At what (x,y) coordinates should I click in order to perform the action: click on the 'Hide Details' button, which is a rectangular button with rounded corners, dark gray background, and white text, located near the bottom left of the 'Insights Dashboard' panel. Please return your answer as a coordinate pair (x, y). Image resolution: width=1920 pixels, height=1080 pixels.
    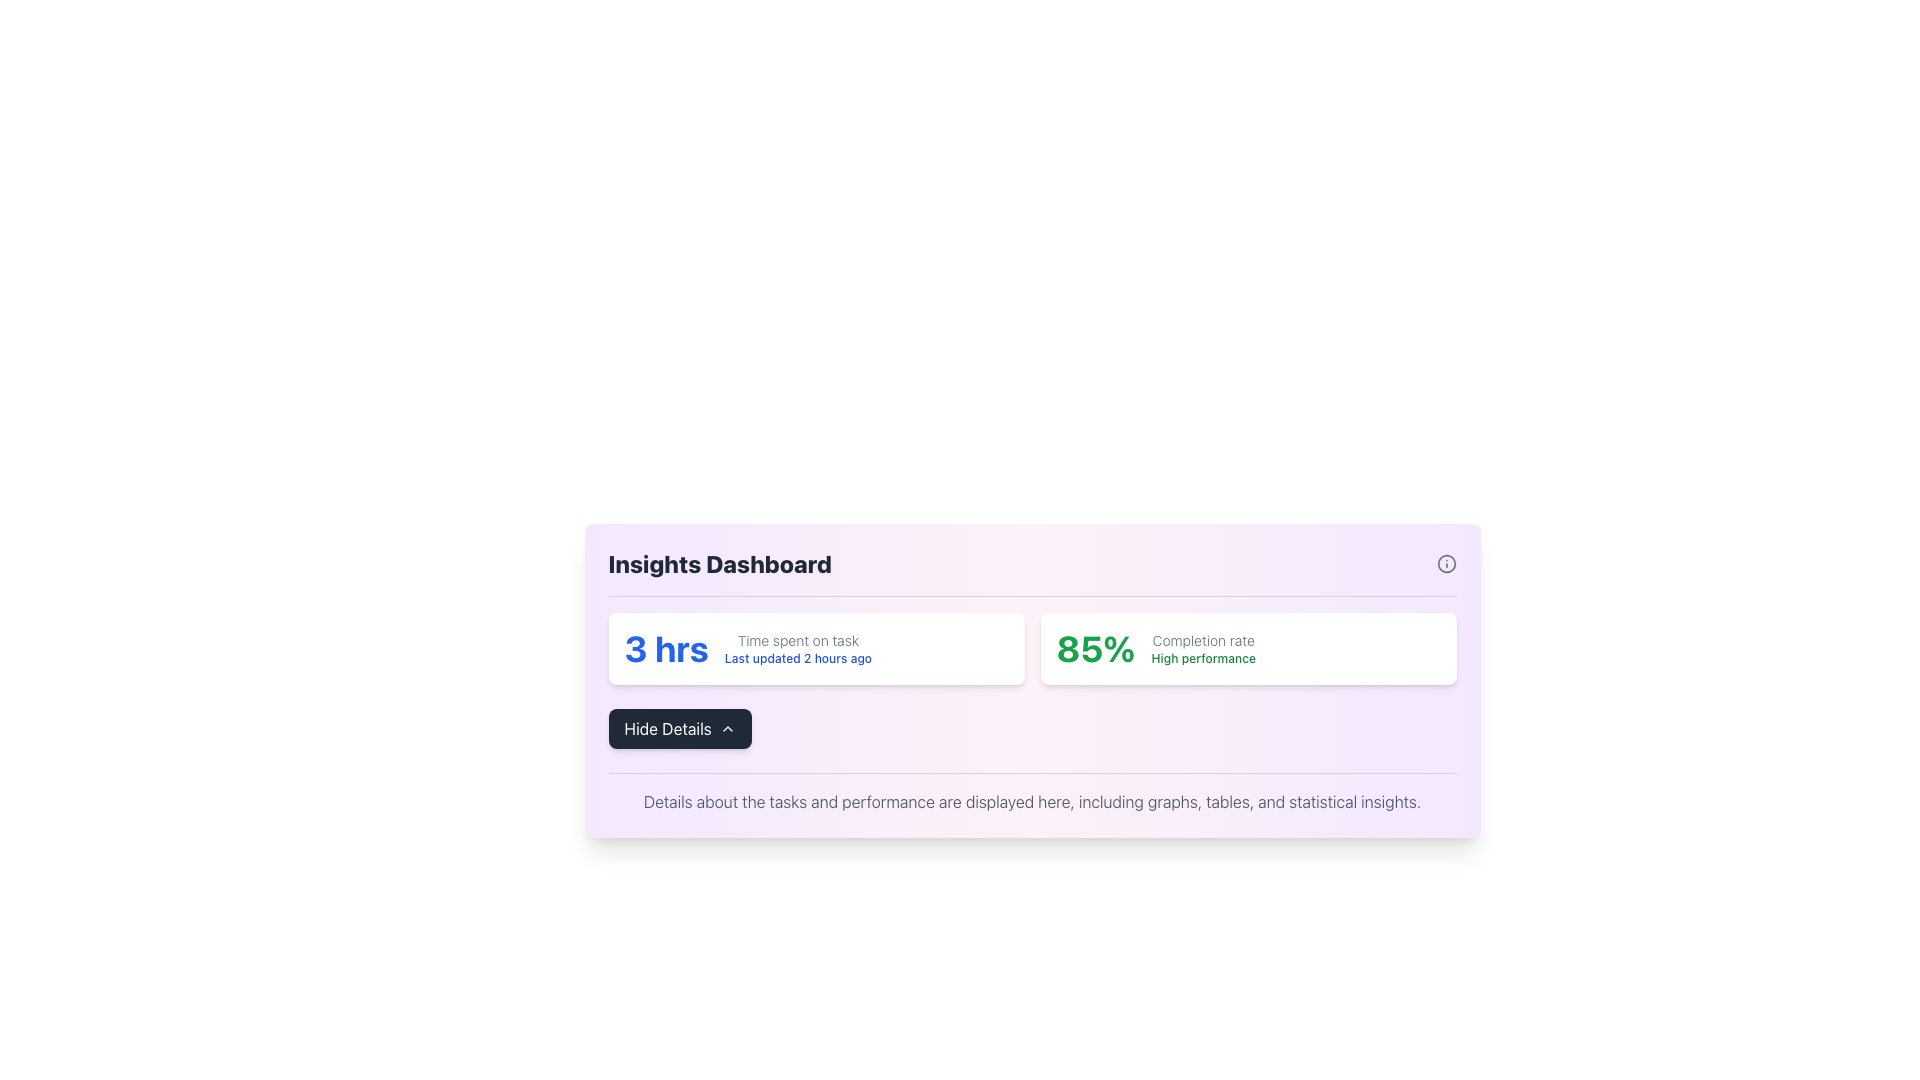
    Looking at the image, I should click on (680, 729).